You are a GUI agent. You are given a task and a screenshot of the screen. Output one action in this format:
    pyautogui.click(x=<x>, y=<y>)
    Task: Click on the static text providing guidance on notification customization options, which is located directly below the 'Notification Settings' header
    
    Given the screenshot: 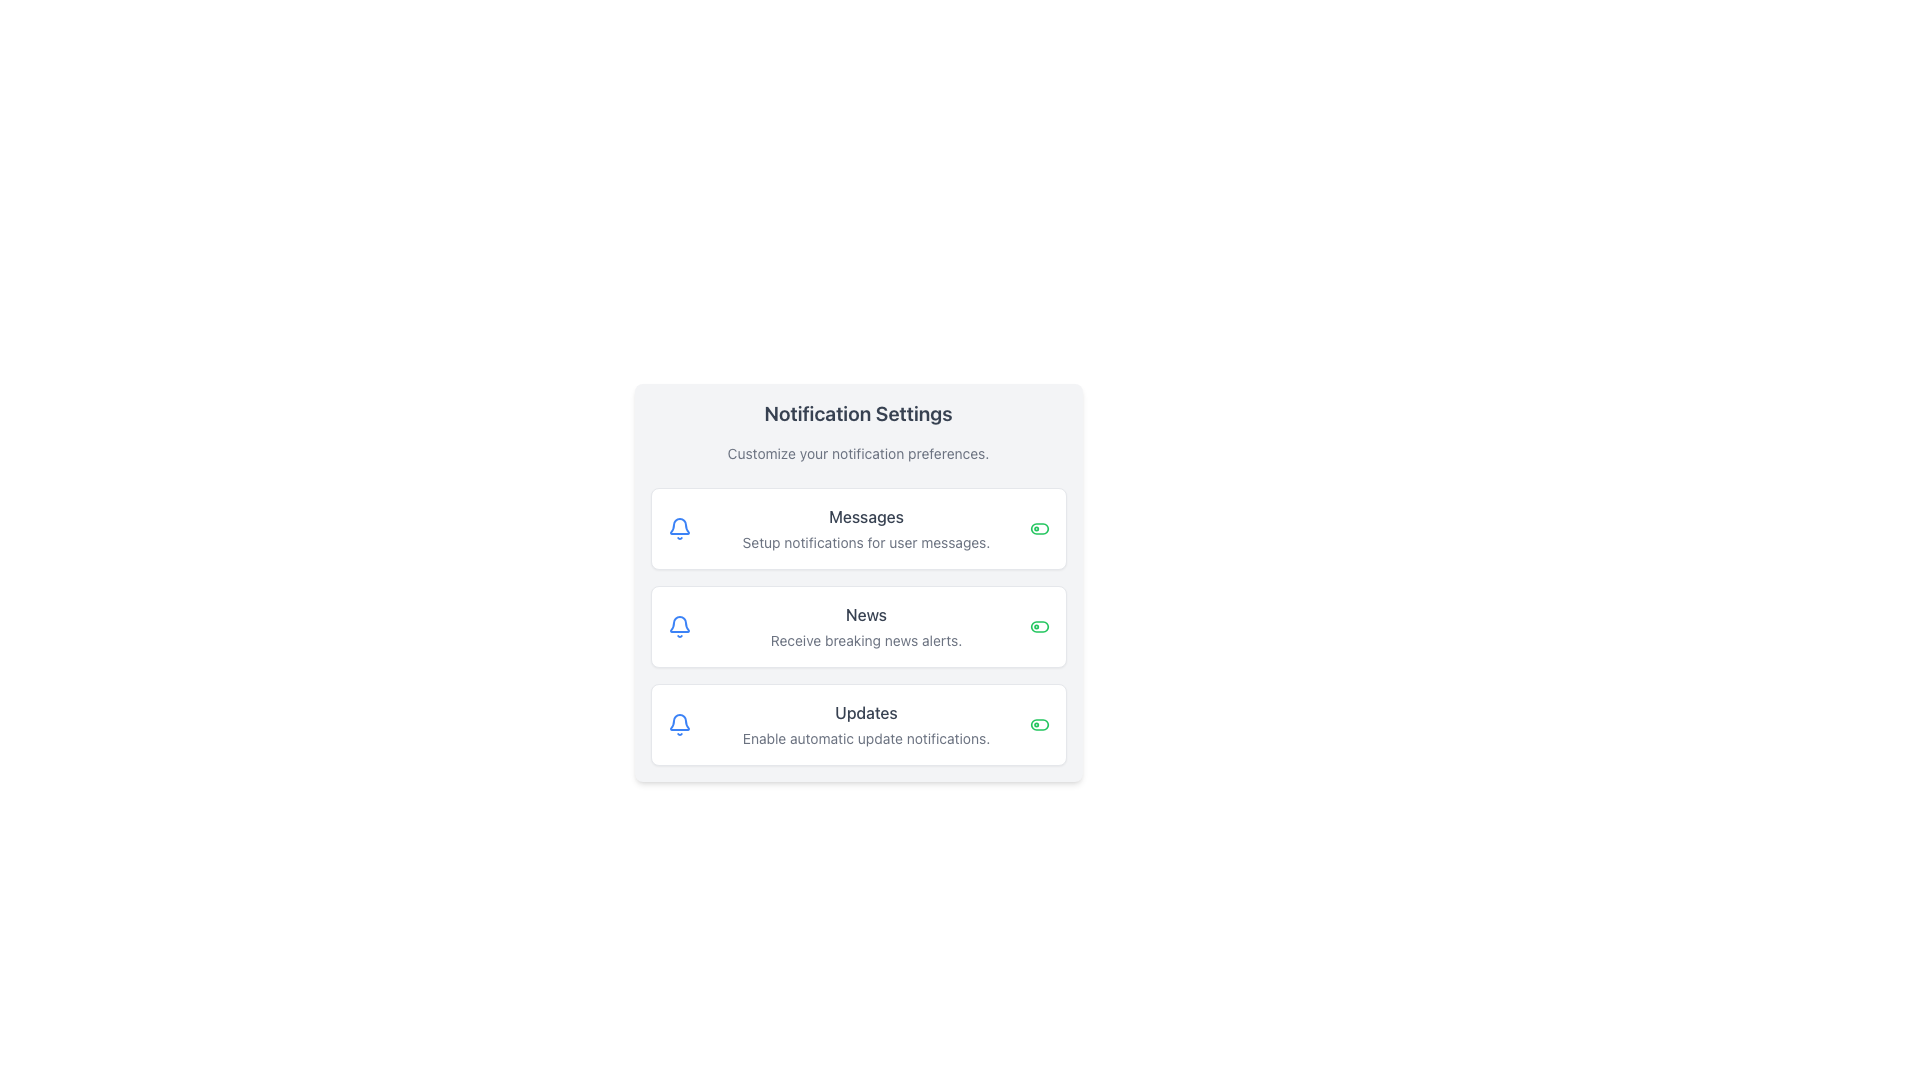 What is the action you would take?
    pyautogui.click(x=858, y=454)
    